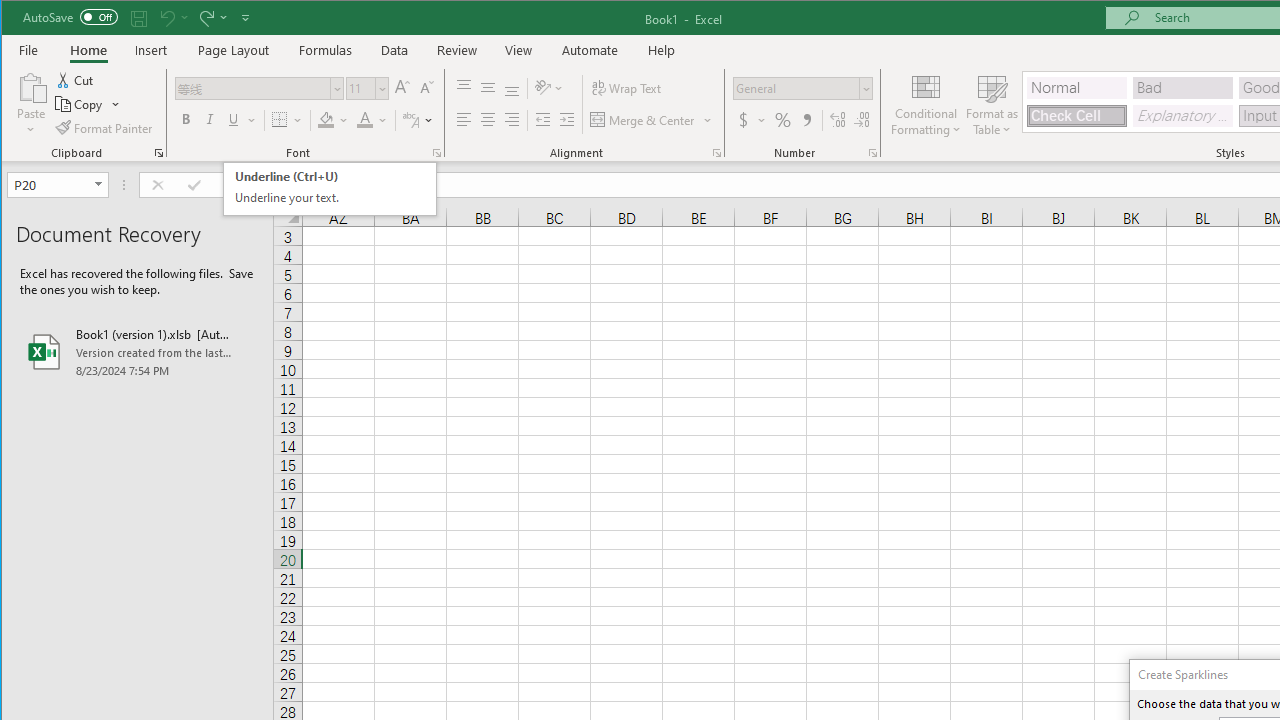 Image resolution: width=1280 pixels, height=720 pixels. I want to click on 'Check Cell', so click(1076, 116).